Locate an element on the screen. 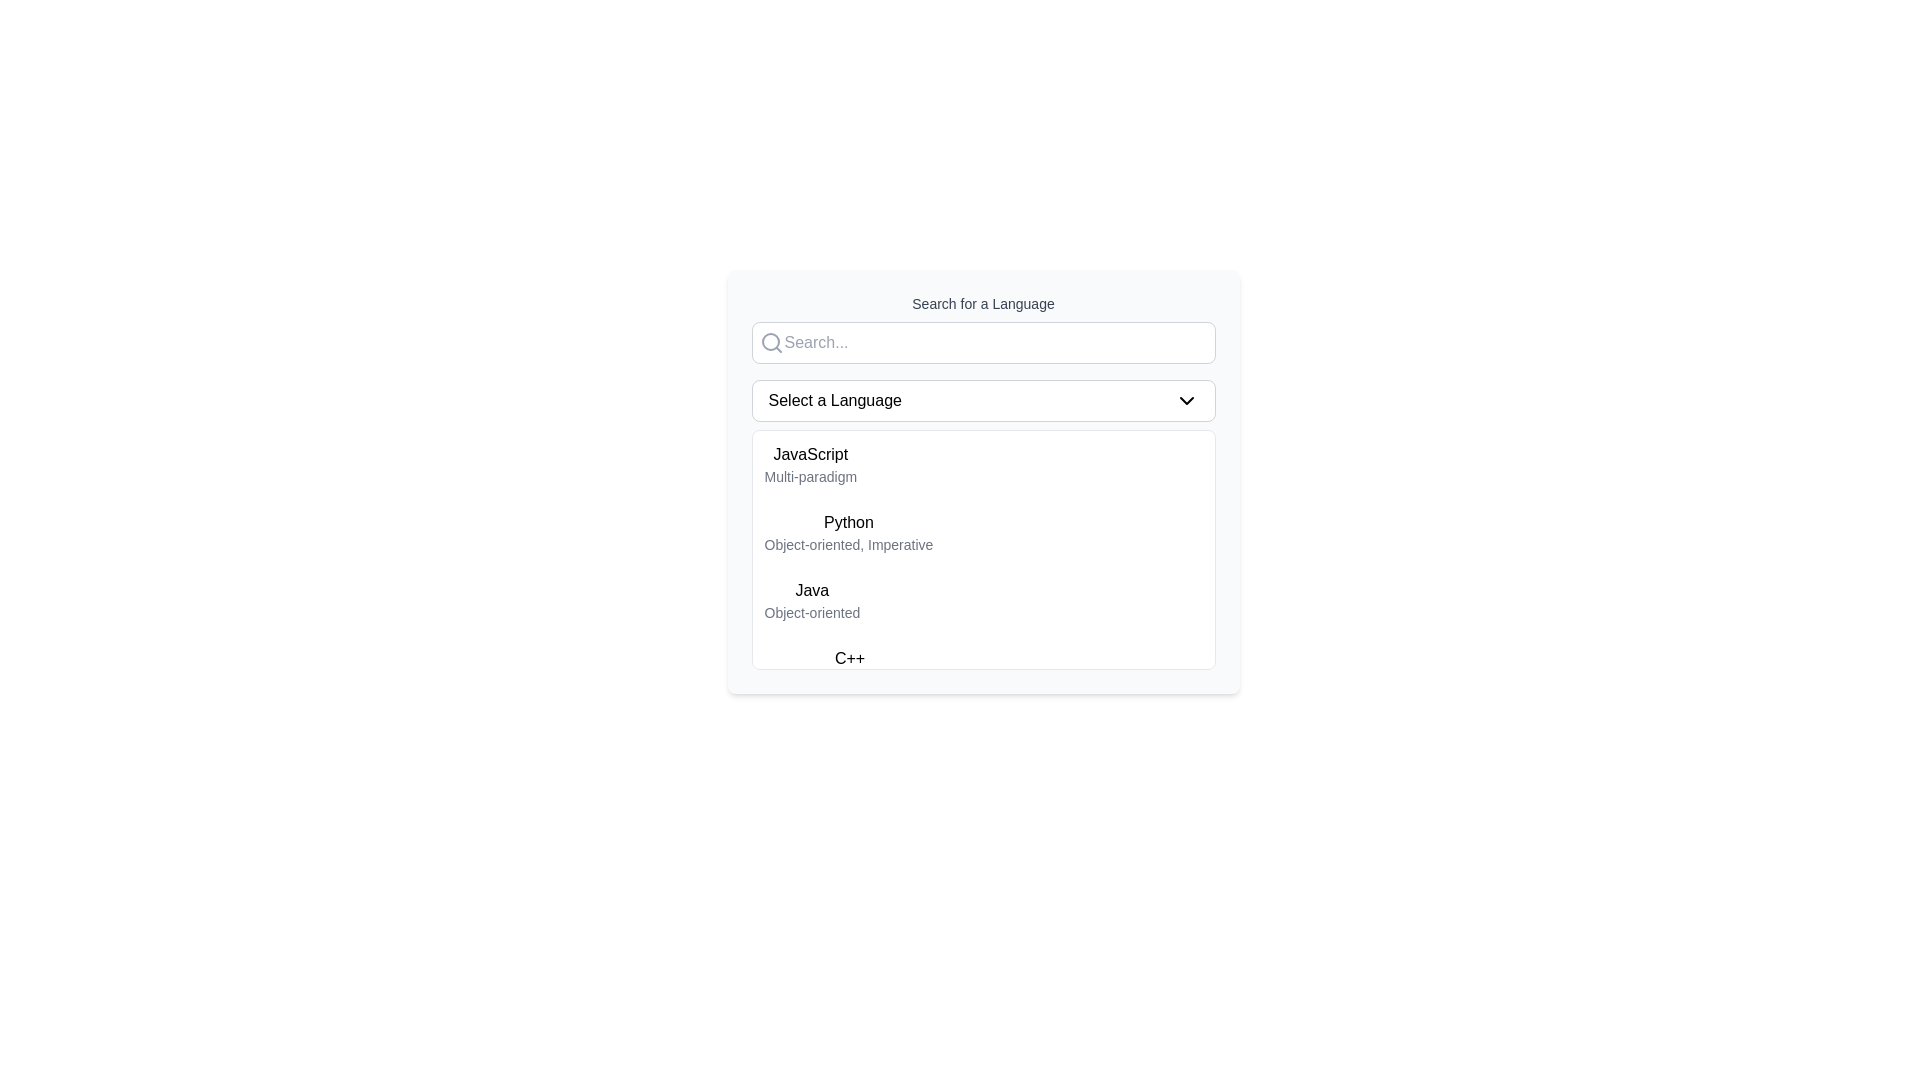 The image size is (1920, 1080). the selectable programming language option 'C++' in the dropdown menu is located at coordinates (849, 668).